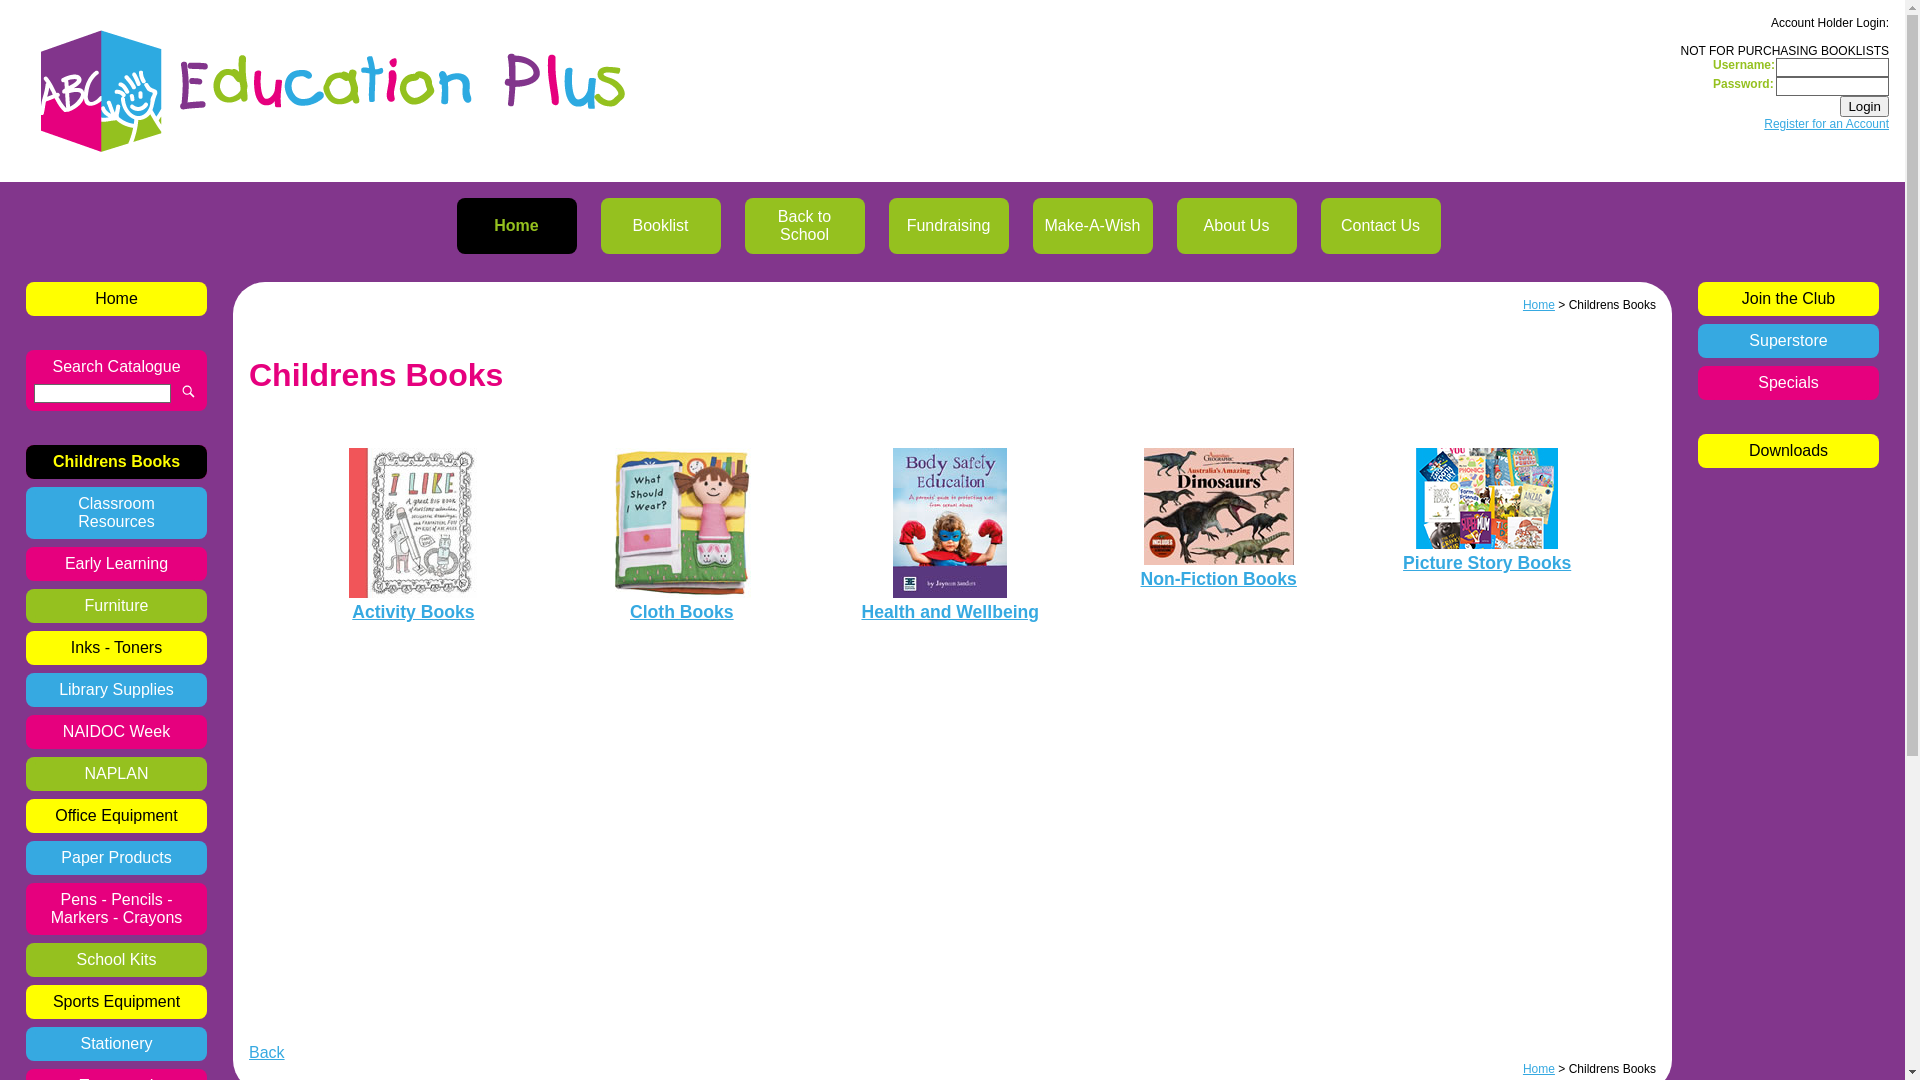 This screenshot has height=1080, width=1920. I want to click on 'Register for an Account', so click(1763, 123).